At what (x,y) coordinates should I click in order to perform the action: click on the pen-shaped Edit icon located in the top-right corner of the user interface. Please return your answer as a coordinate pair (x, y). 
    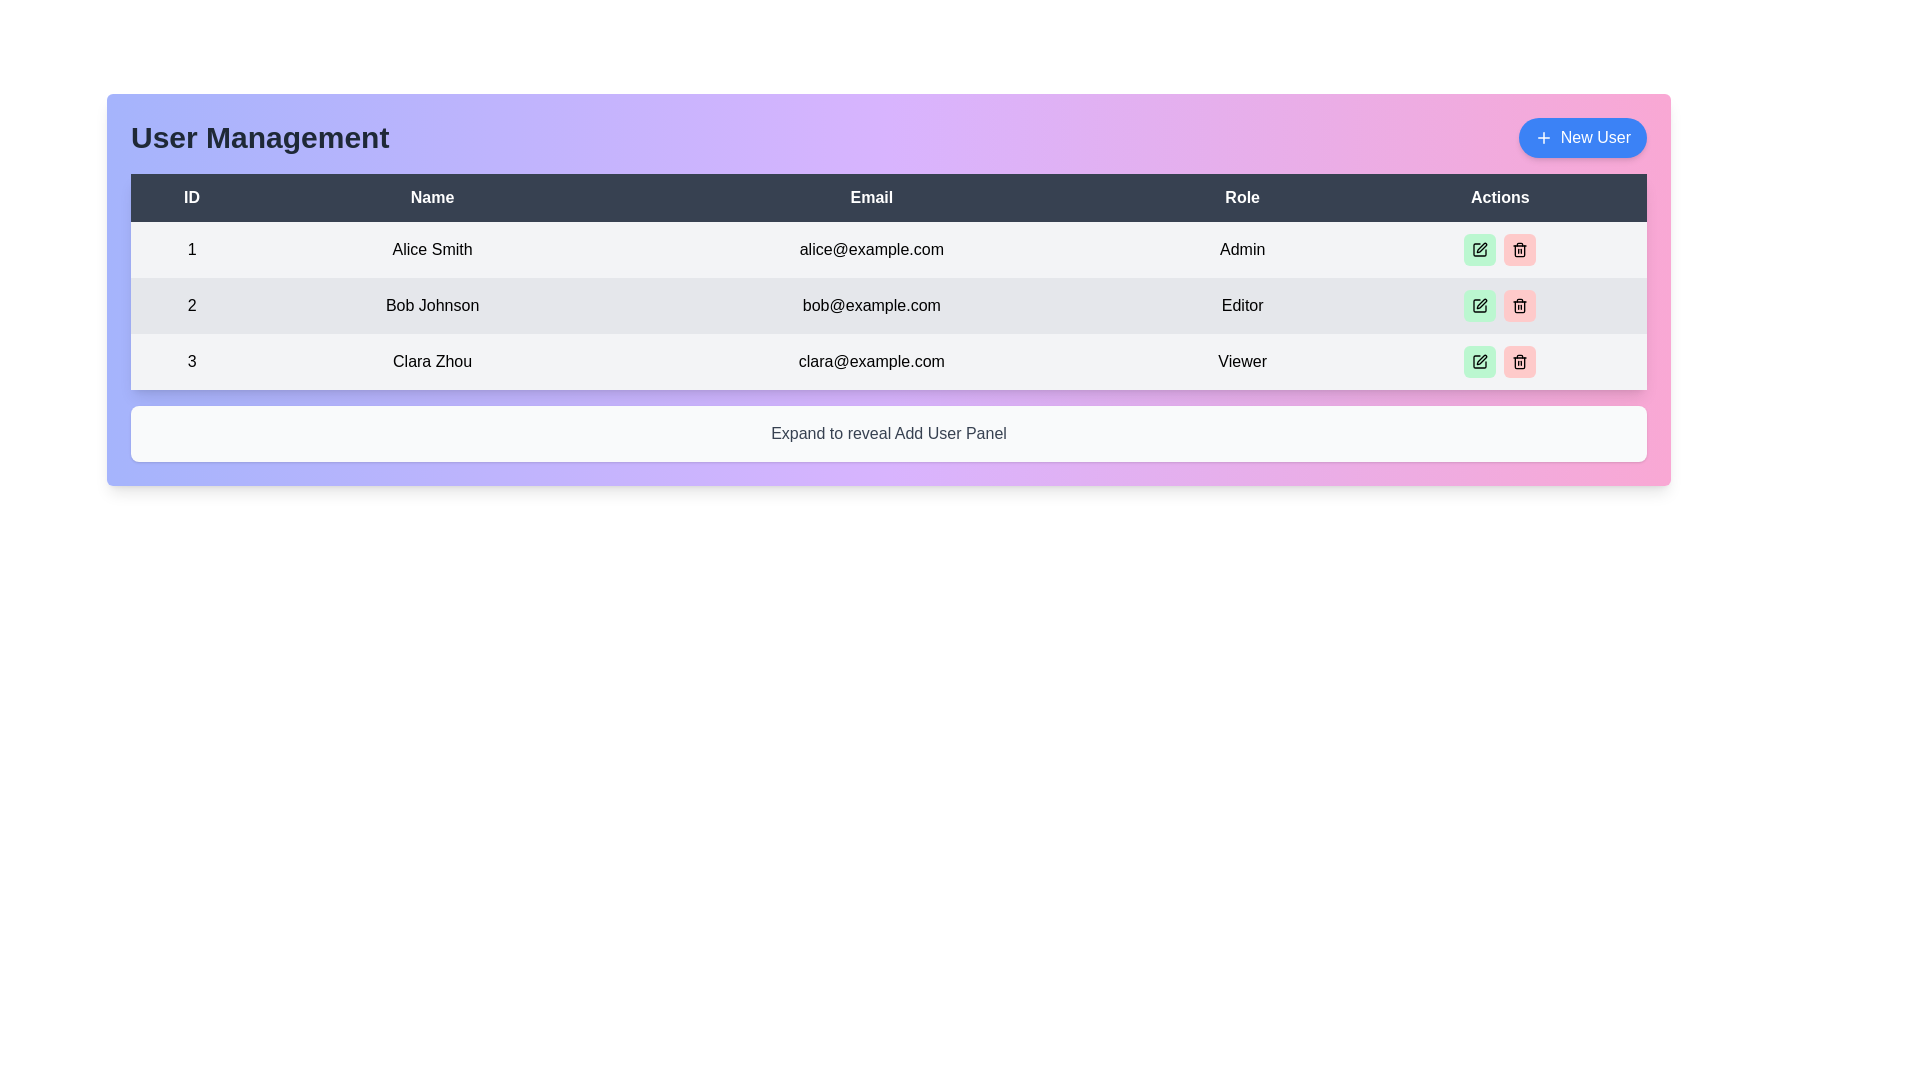
    Looking at the image, I should click on (1482, 246).